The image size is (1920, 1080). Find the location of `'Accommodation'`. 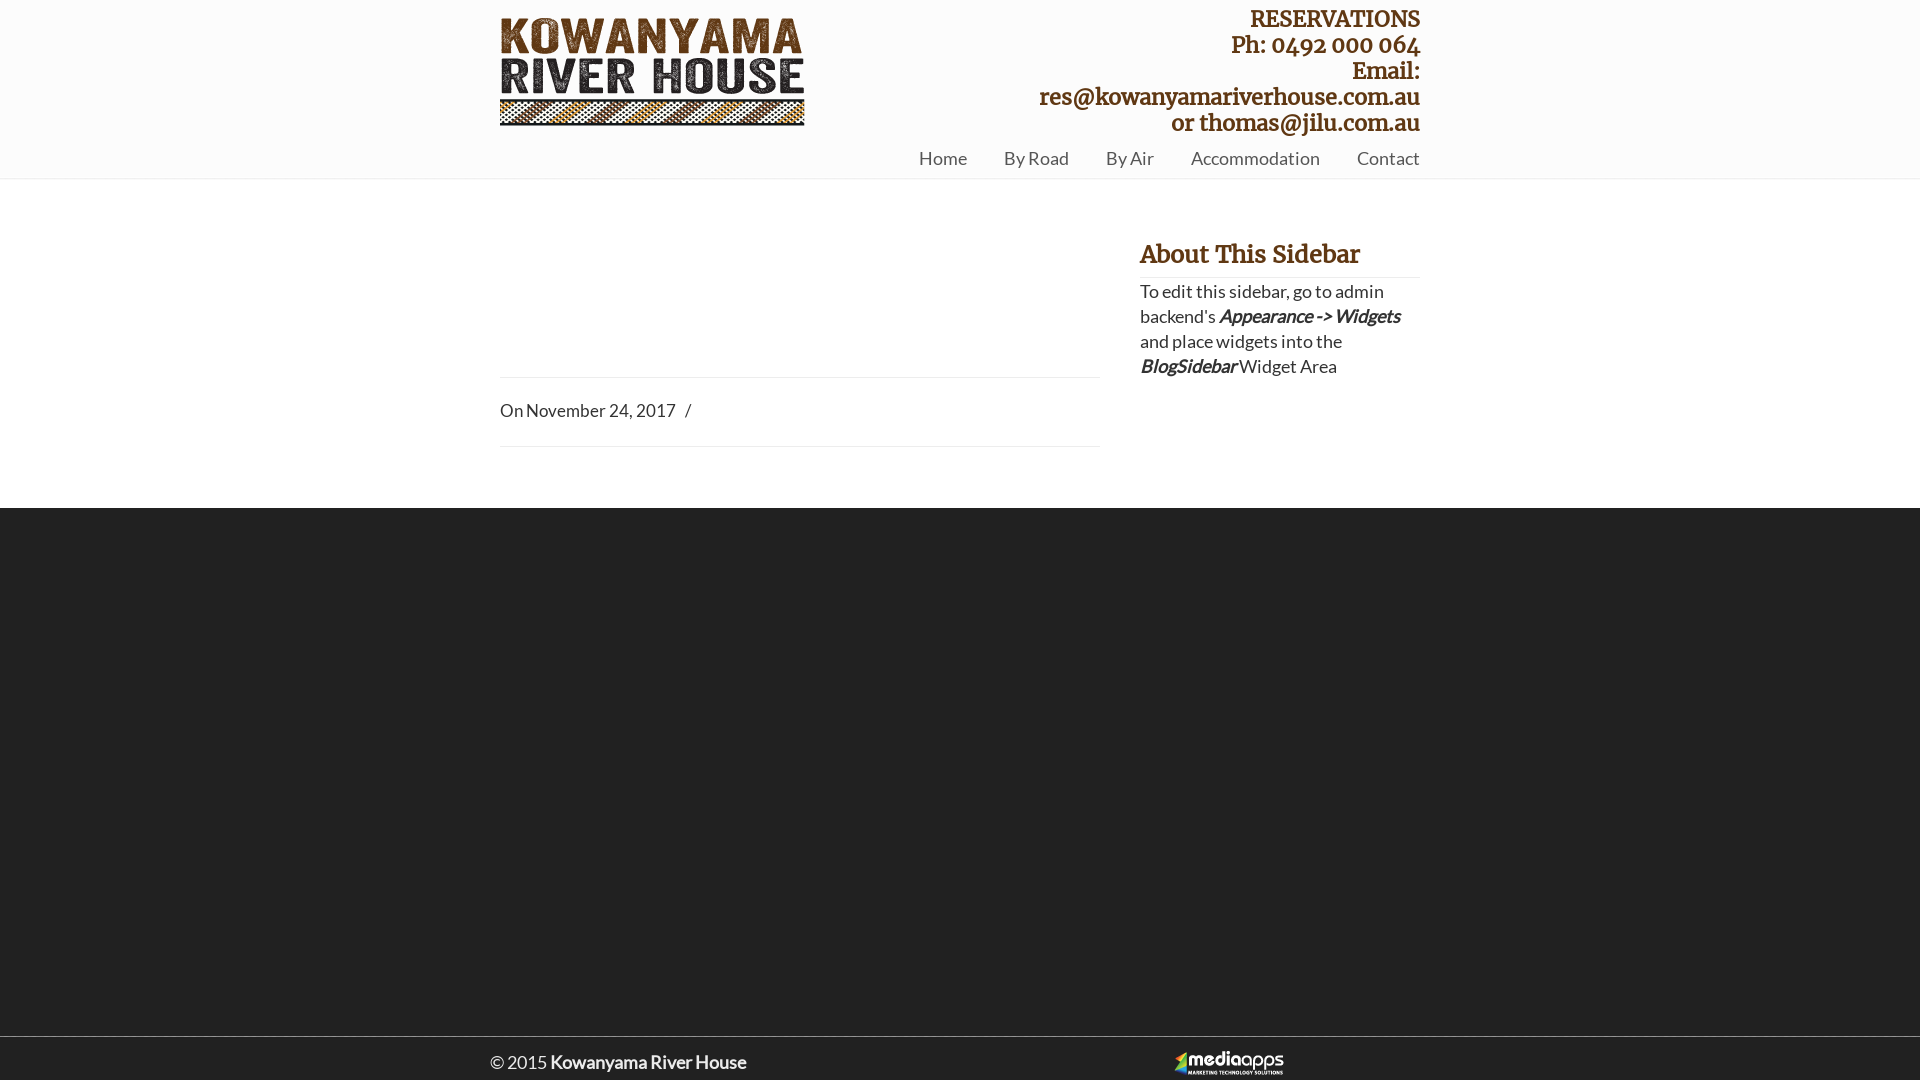

'Accommodation' is located at coordinates (1254, 157).